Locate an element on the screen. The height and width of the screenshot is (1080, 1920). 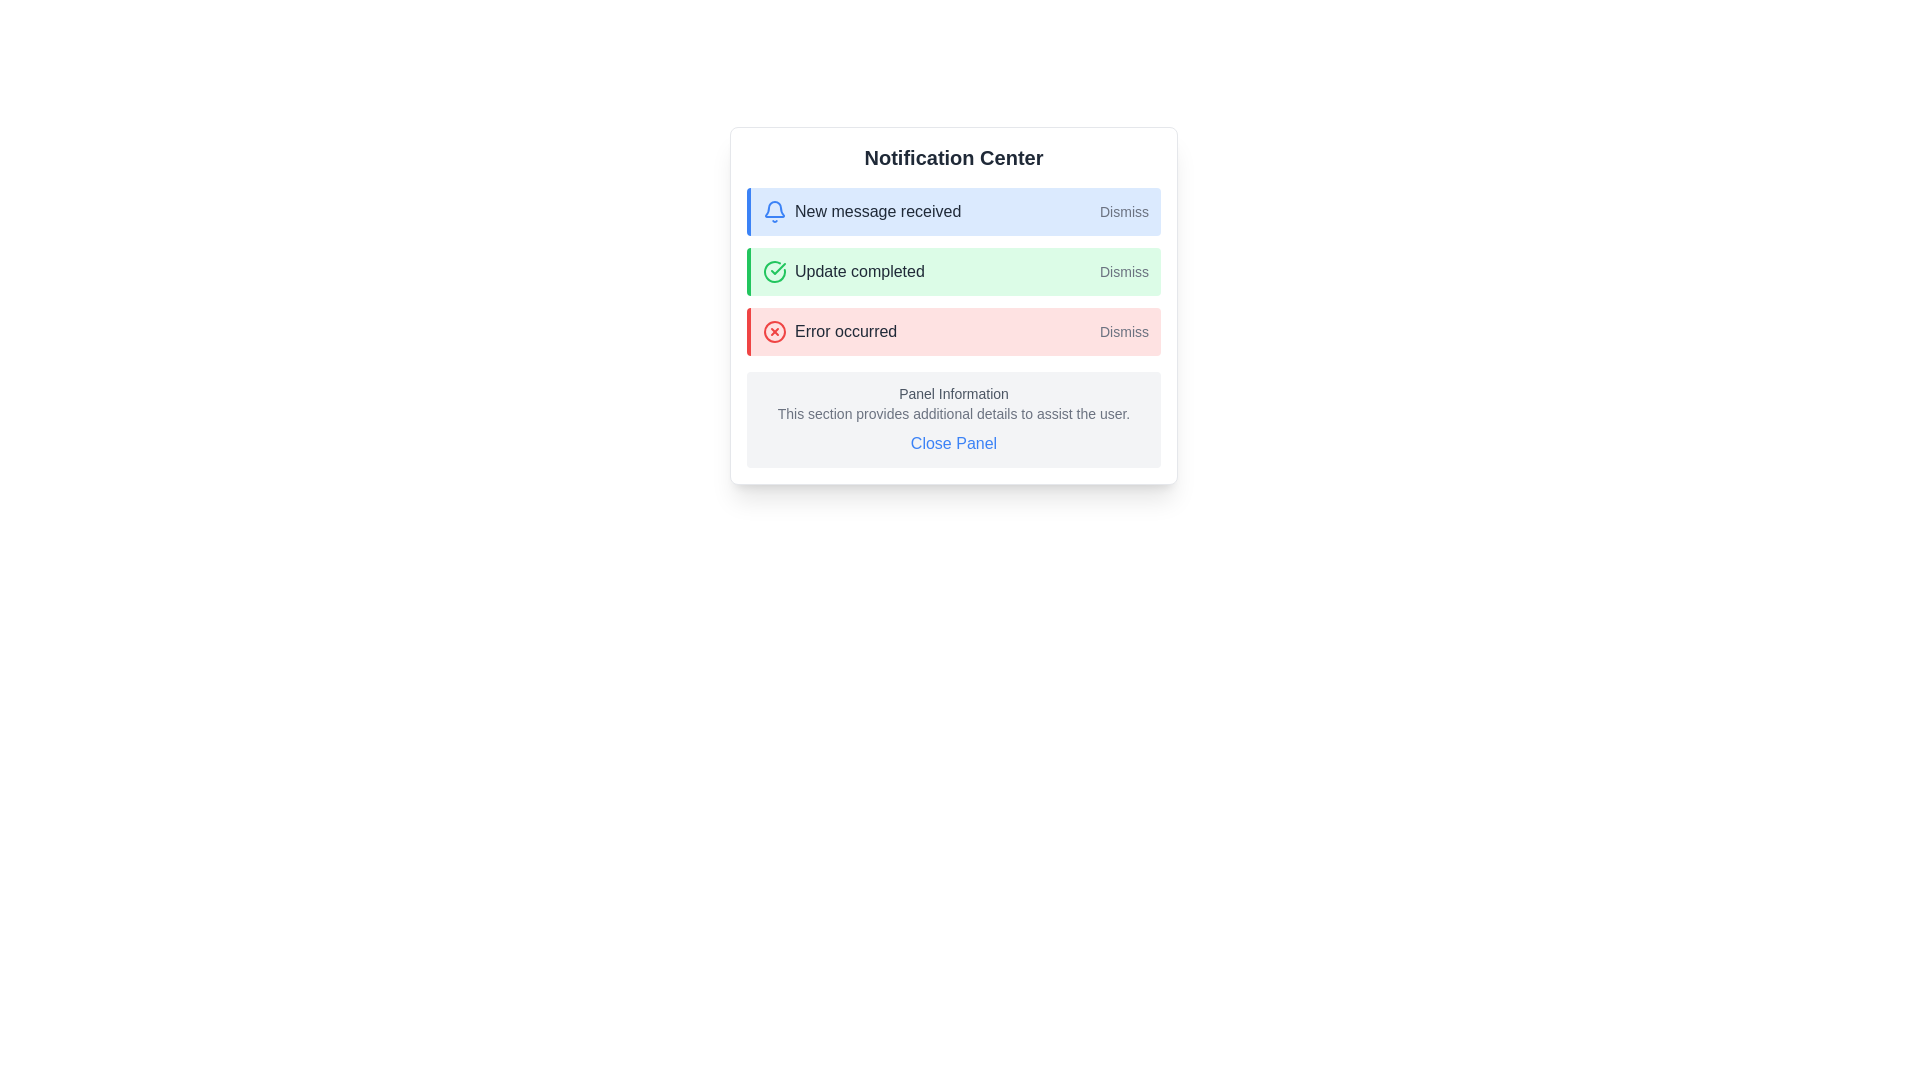
the informational panel containing text and a clickable link located in the Notification Center is located at coordinates (953, 419).